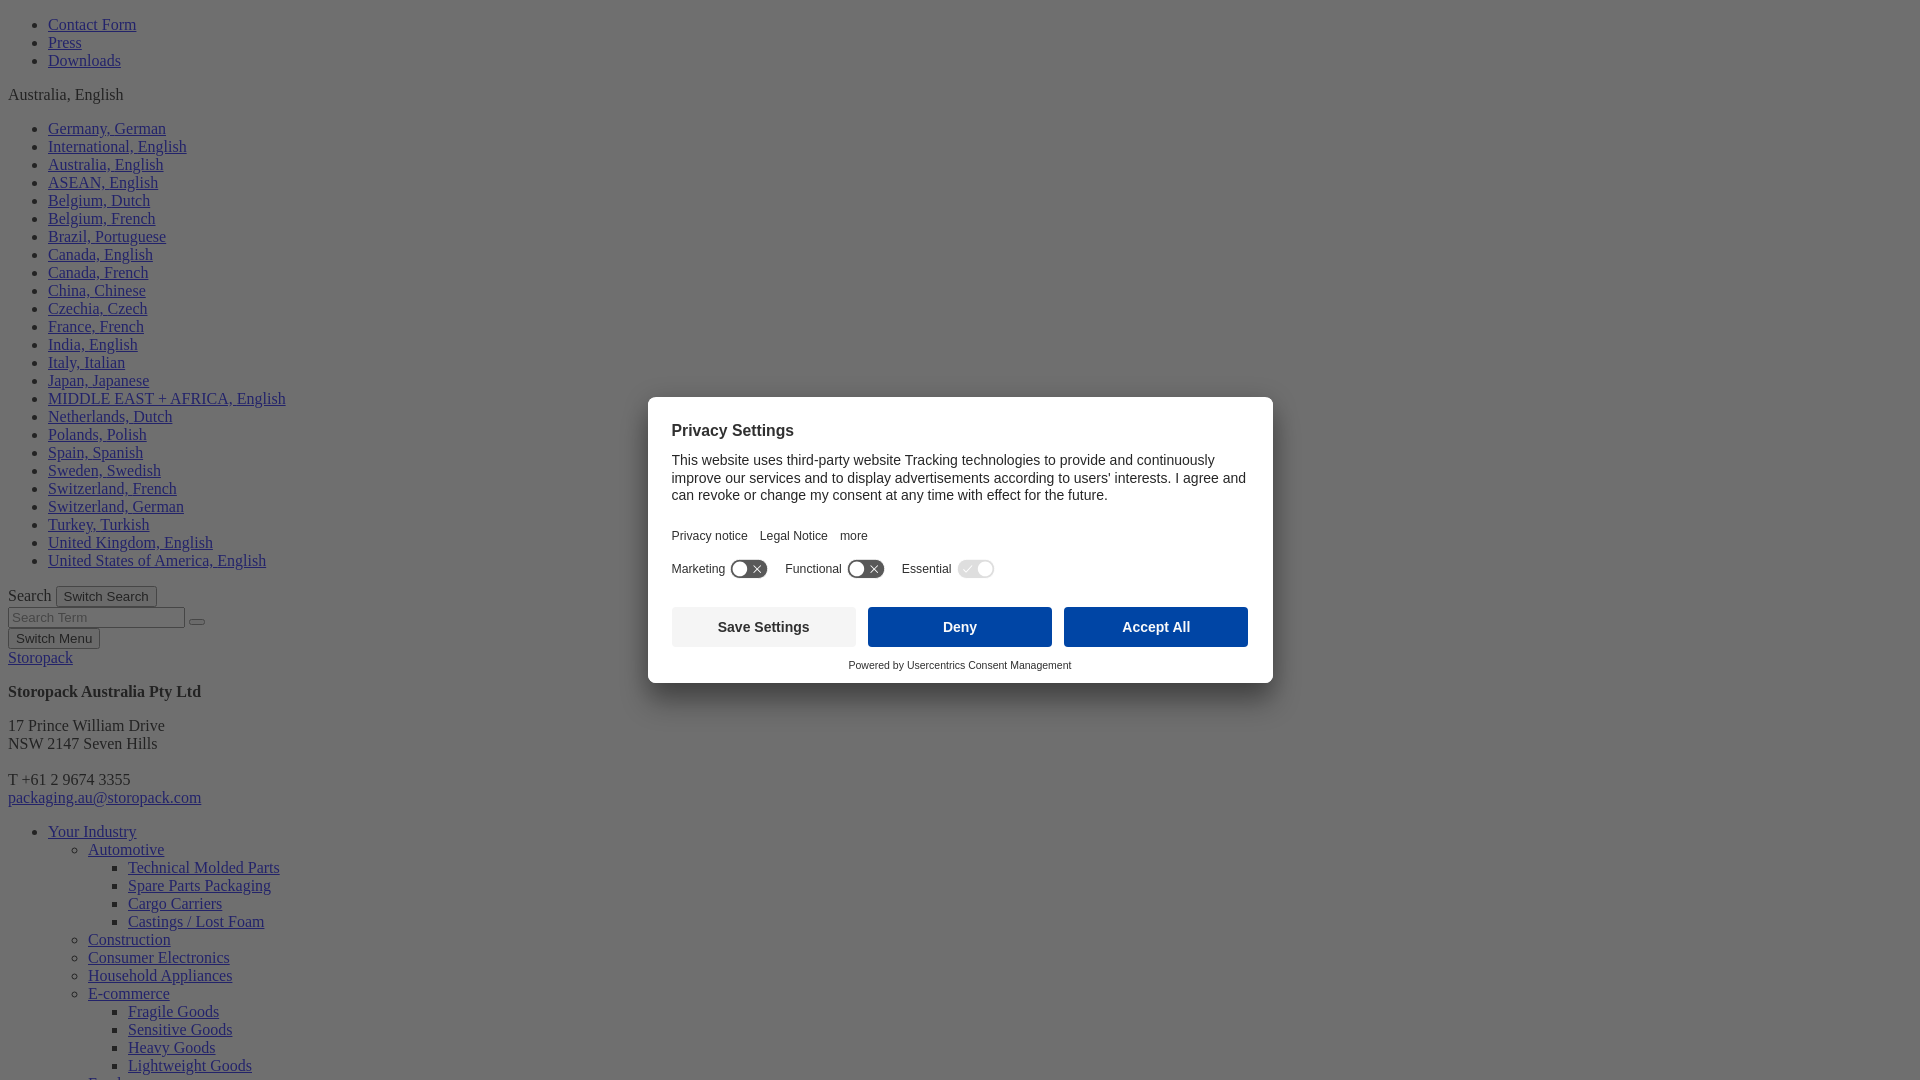  I want to click on 'Polands, Polish', so click(96, 433).